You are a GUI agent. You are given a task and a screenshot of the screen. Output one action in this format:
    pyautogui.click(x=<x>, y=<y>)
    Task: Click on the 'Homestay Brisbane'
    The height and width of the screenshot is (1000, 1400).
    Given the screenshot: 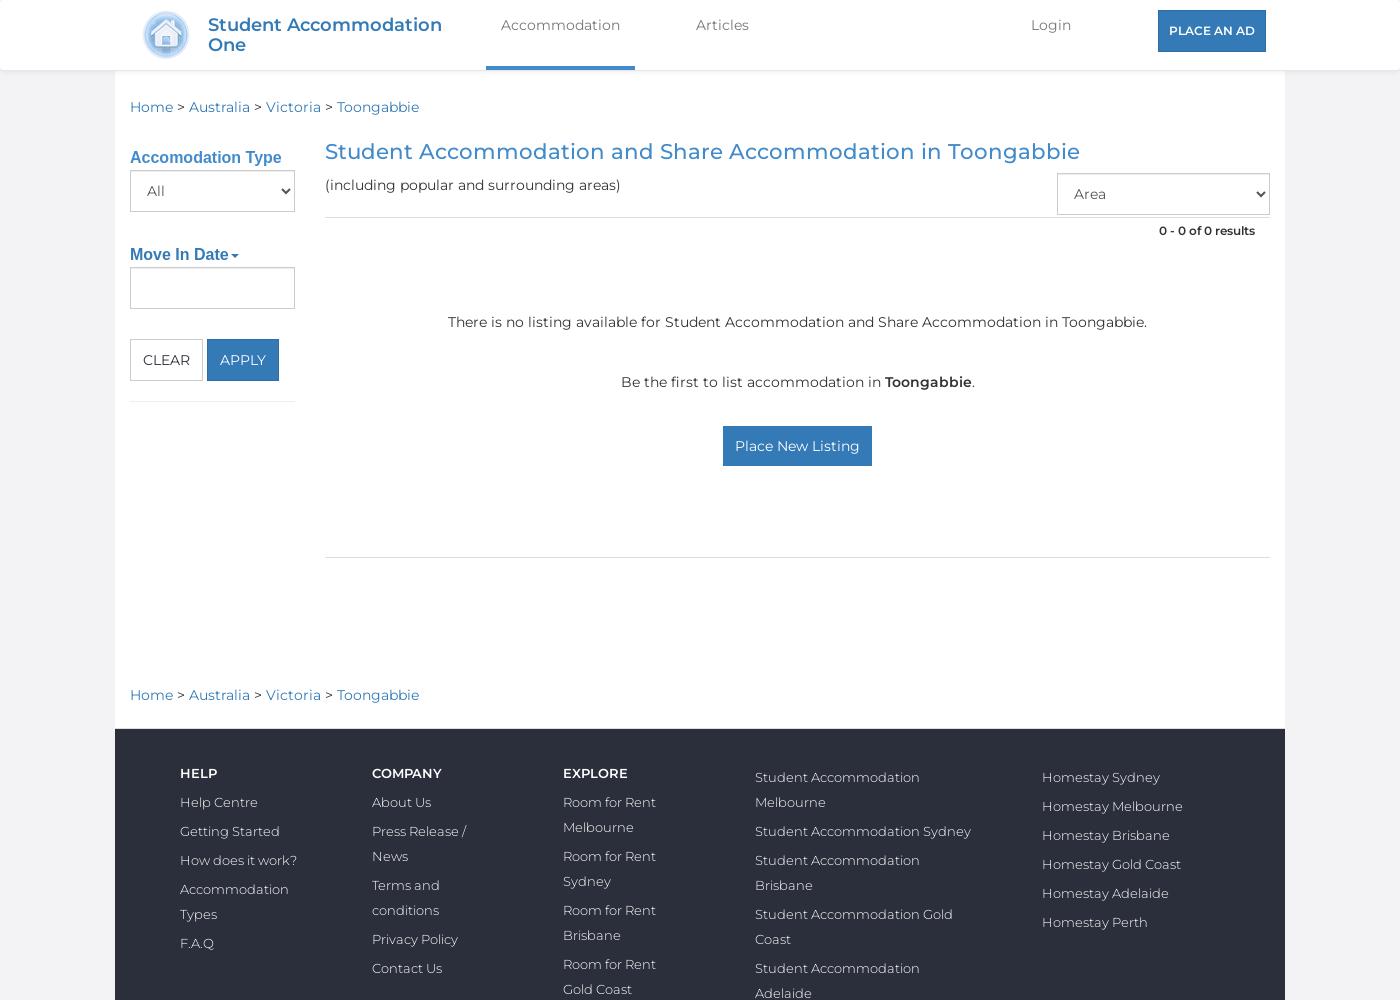 What is the action you would take?
    pyautogui.click(x=1106, y=834)
    